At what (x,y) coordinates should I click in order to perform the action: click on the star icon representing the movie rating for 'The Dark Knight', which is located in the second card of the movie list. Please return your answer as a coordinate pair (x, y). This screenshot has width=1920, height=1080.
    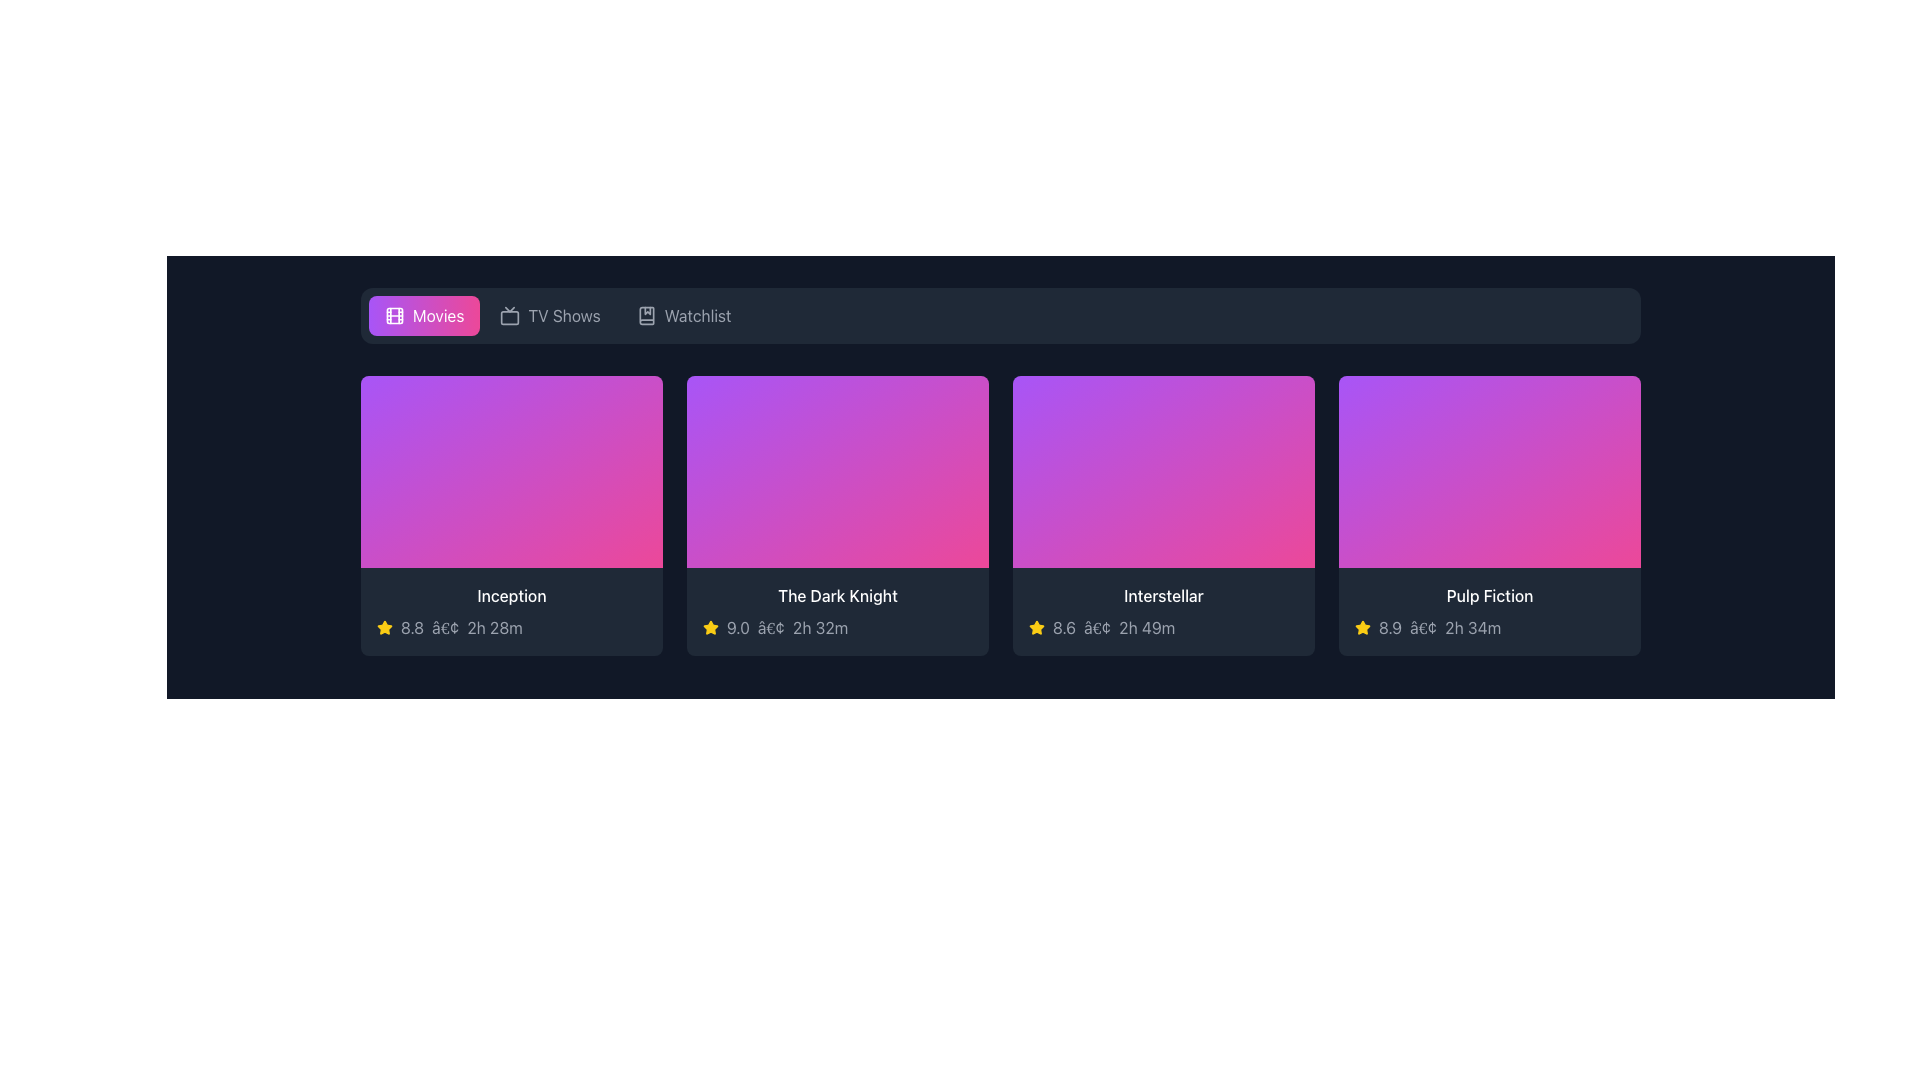
    Looking at the image, I should click on (710, 627).